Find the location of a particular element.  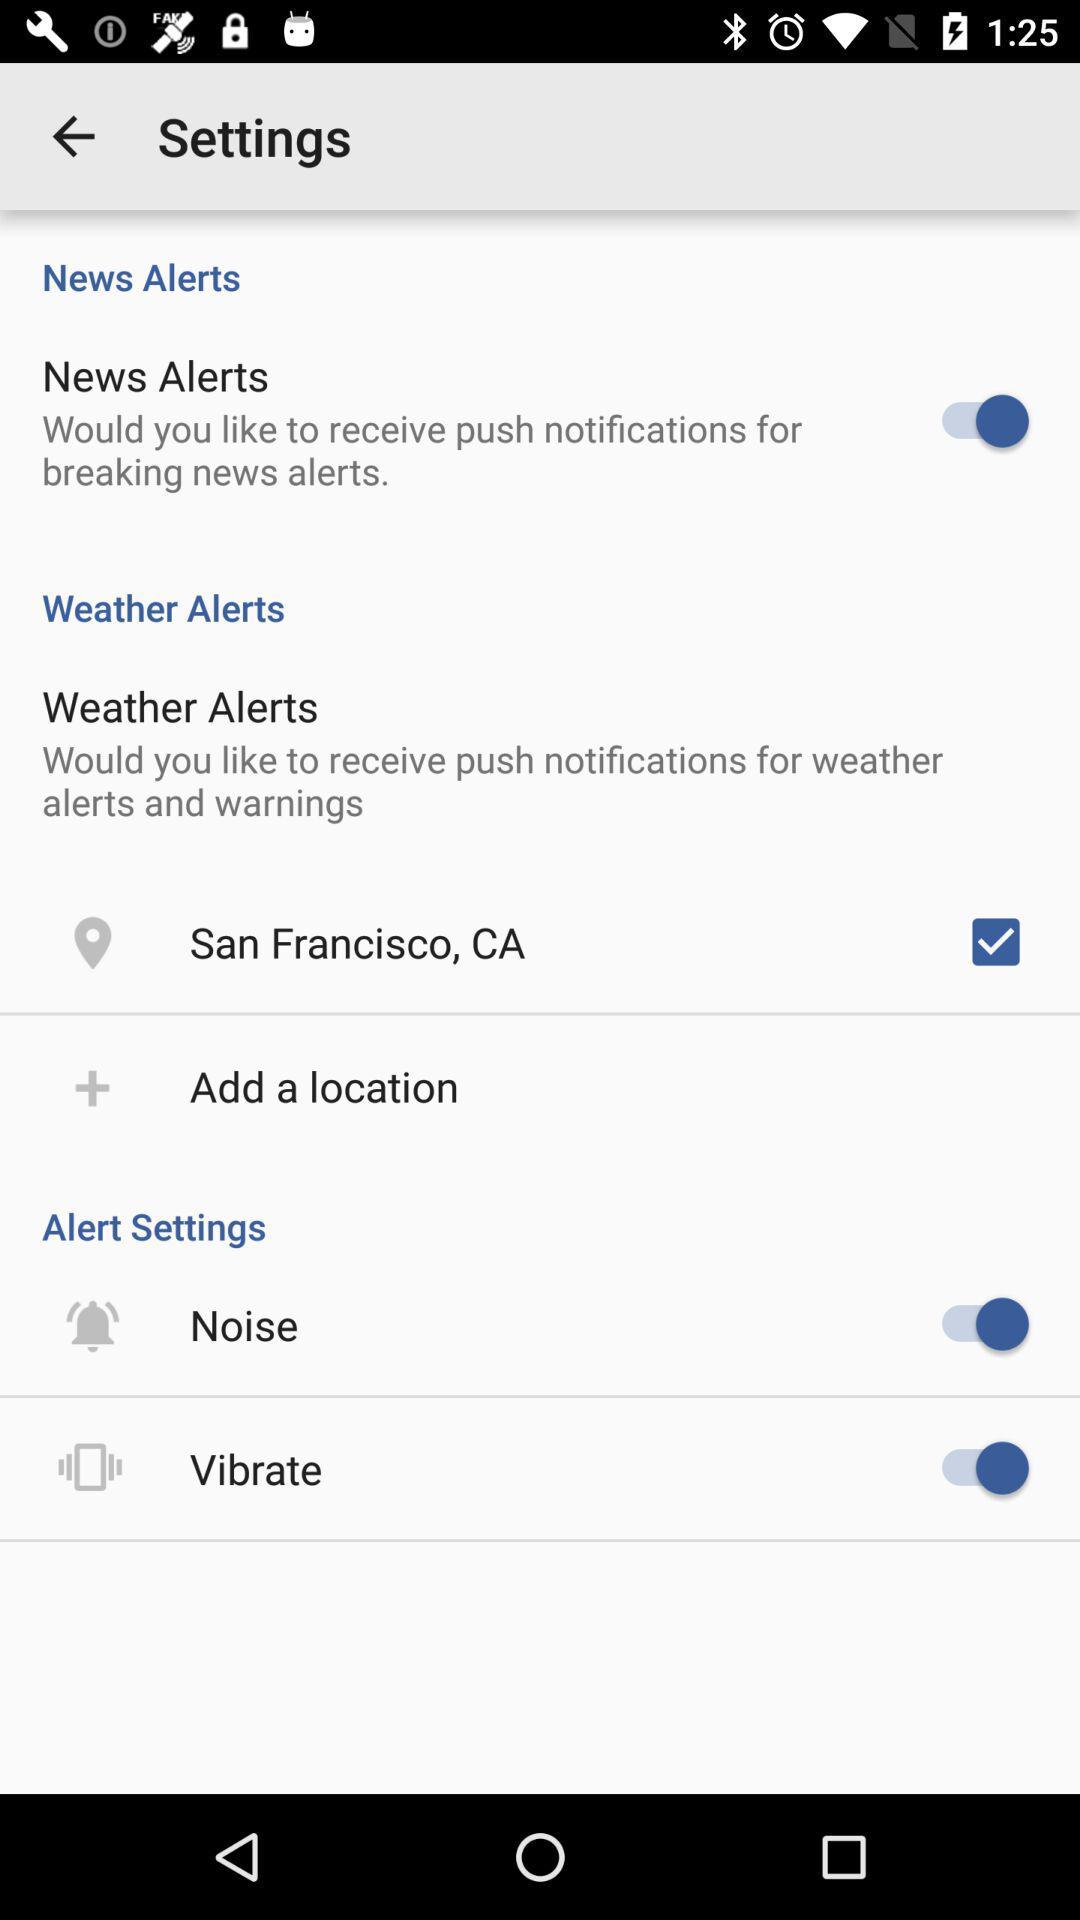

icon above the news alerts item is located at coordinates (72, 135).